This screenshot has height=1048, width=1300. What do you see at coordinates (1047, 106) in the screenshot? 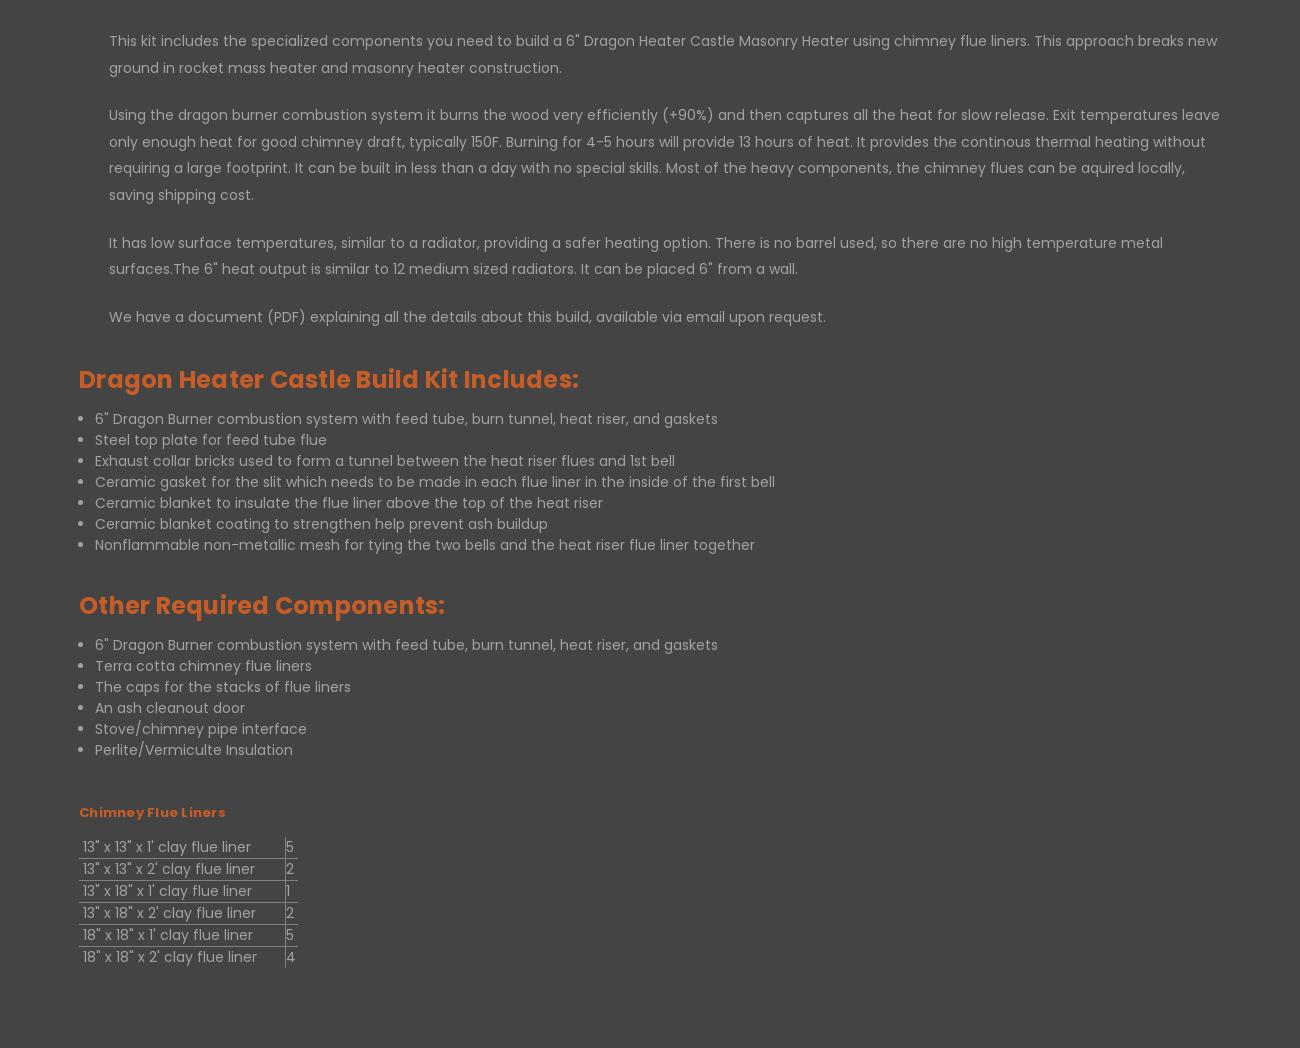
I see `'Premixed Fireclay Mortar, 1 quart'` at bounding box center [1047, 106].